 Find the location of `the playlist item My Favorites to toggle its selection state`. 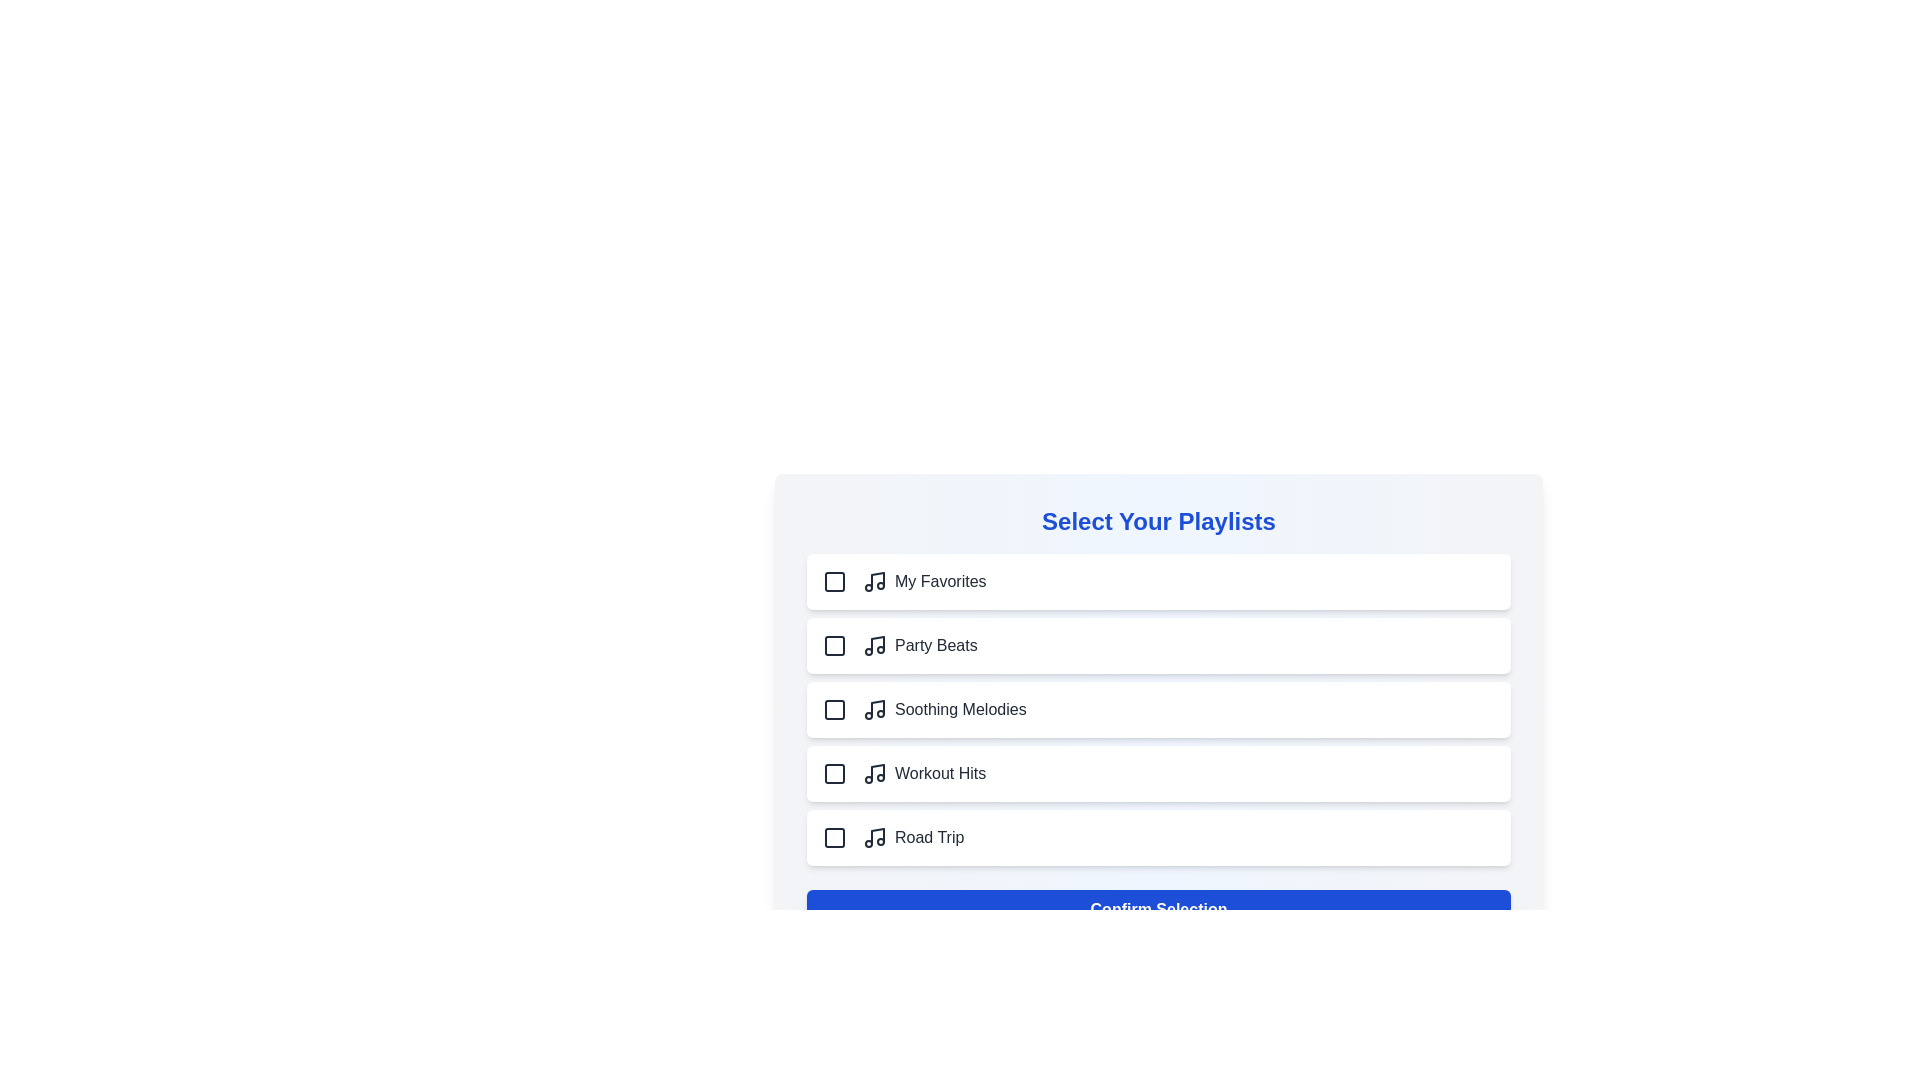

the playlist item My Favorites to toggle its selection state is located at coordinates (1158, 582).